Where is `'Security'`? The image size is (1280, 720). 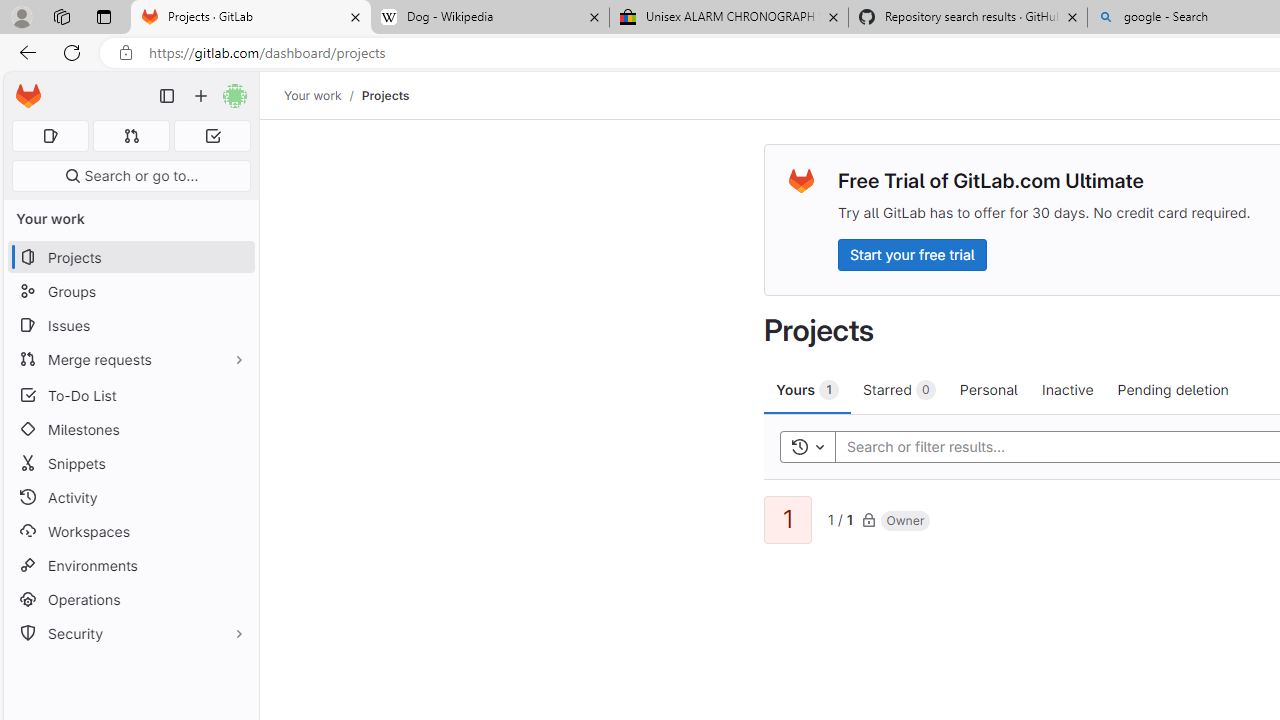 'Security' is located at coordinates (130, 633).